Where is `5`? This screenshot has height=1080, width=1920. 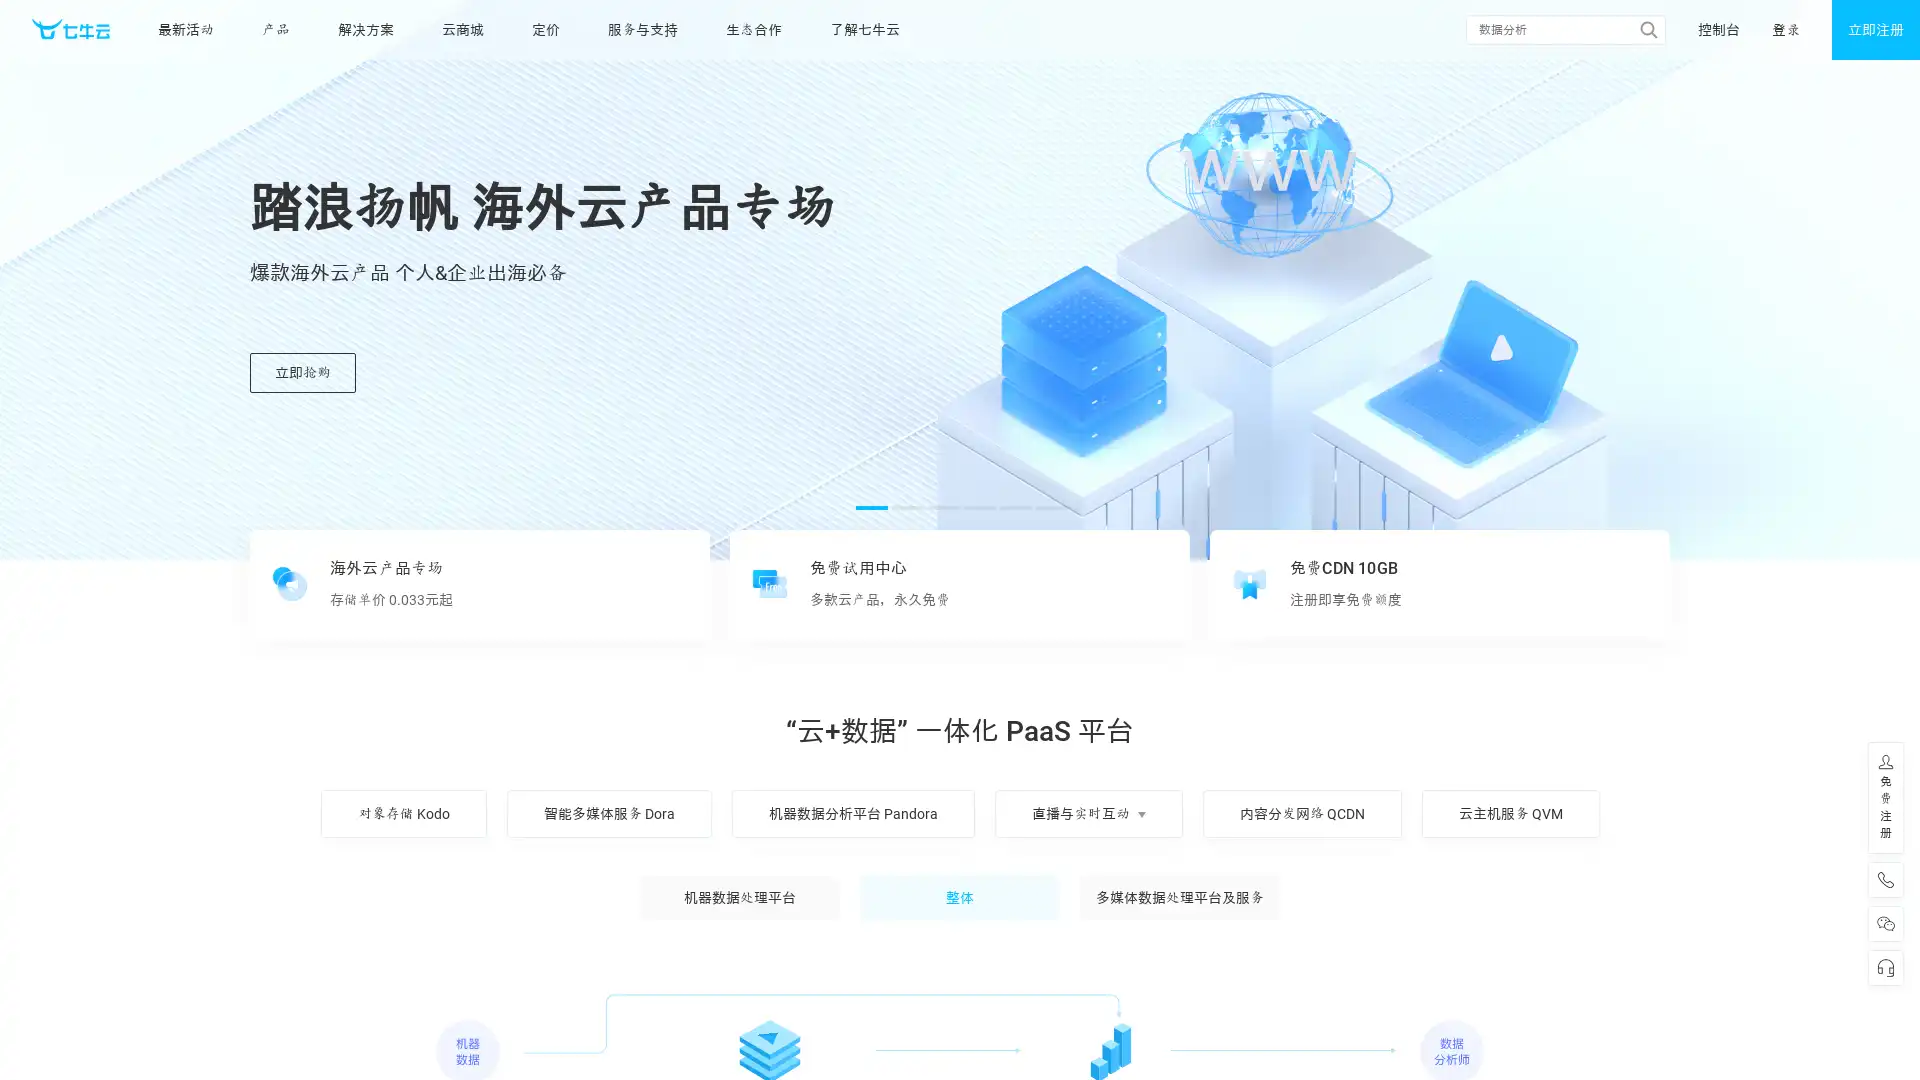
5 is located at coordinates (1016, 507).